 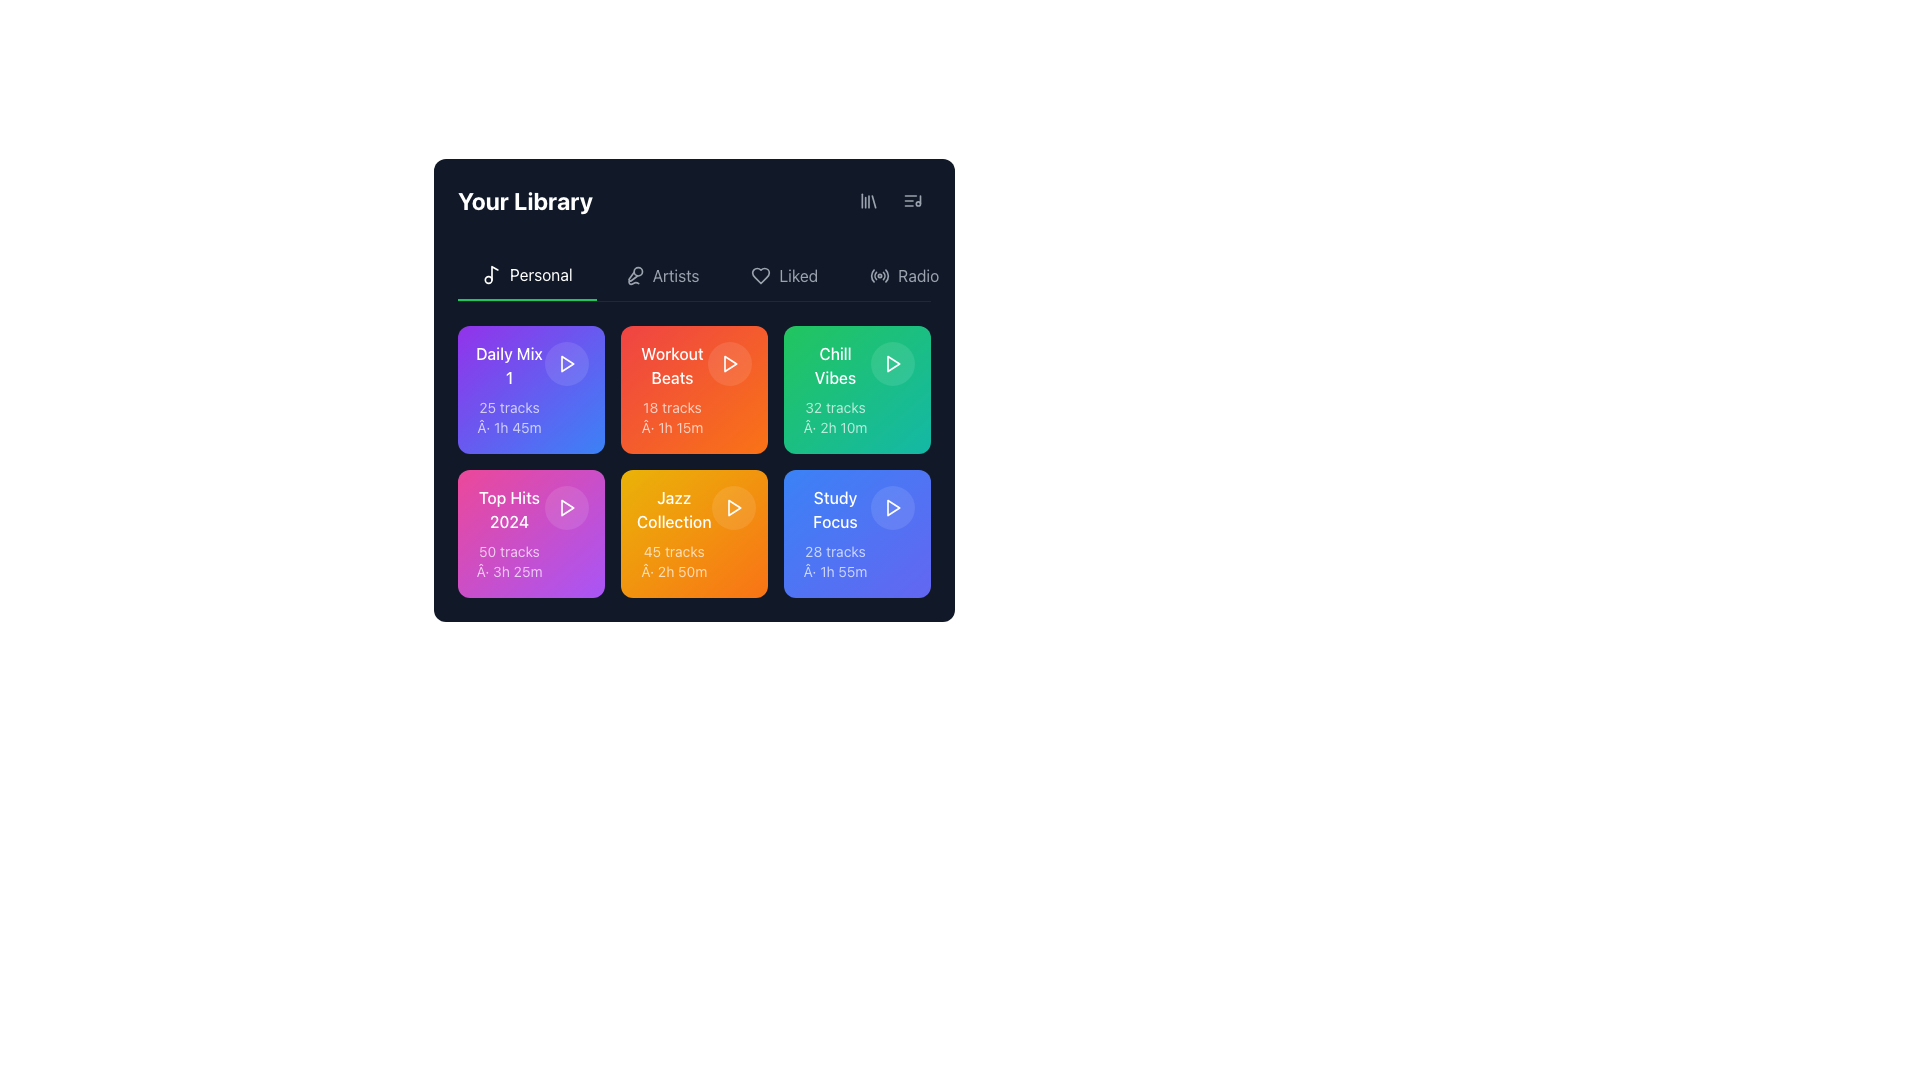 What do you see at coordinates (672, 416) in the screenshot?
I see `the text label displaying the metadata for the 'Workout Beats' playlist, which shows the number of tracks and total playtime duration, located beneath the title text 'Workout Beats'` at bounding box center [672, 416].